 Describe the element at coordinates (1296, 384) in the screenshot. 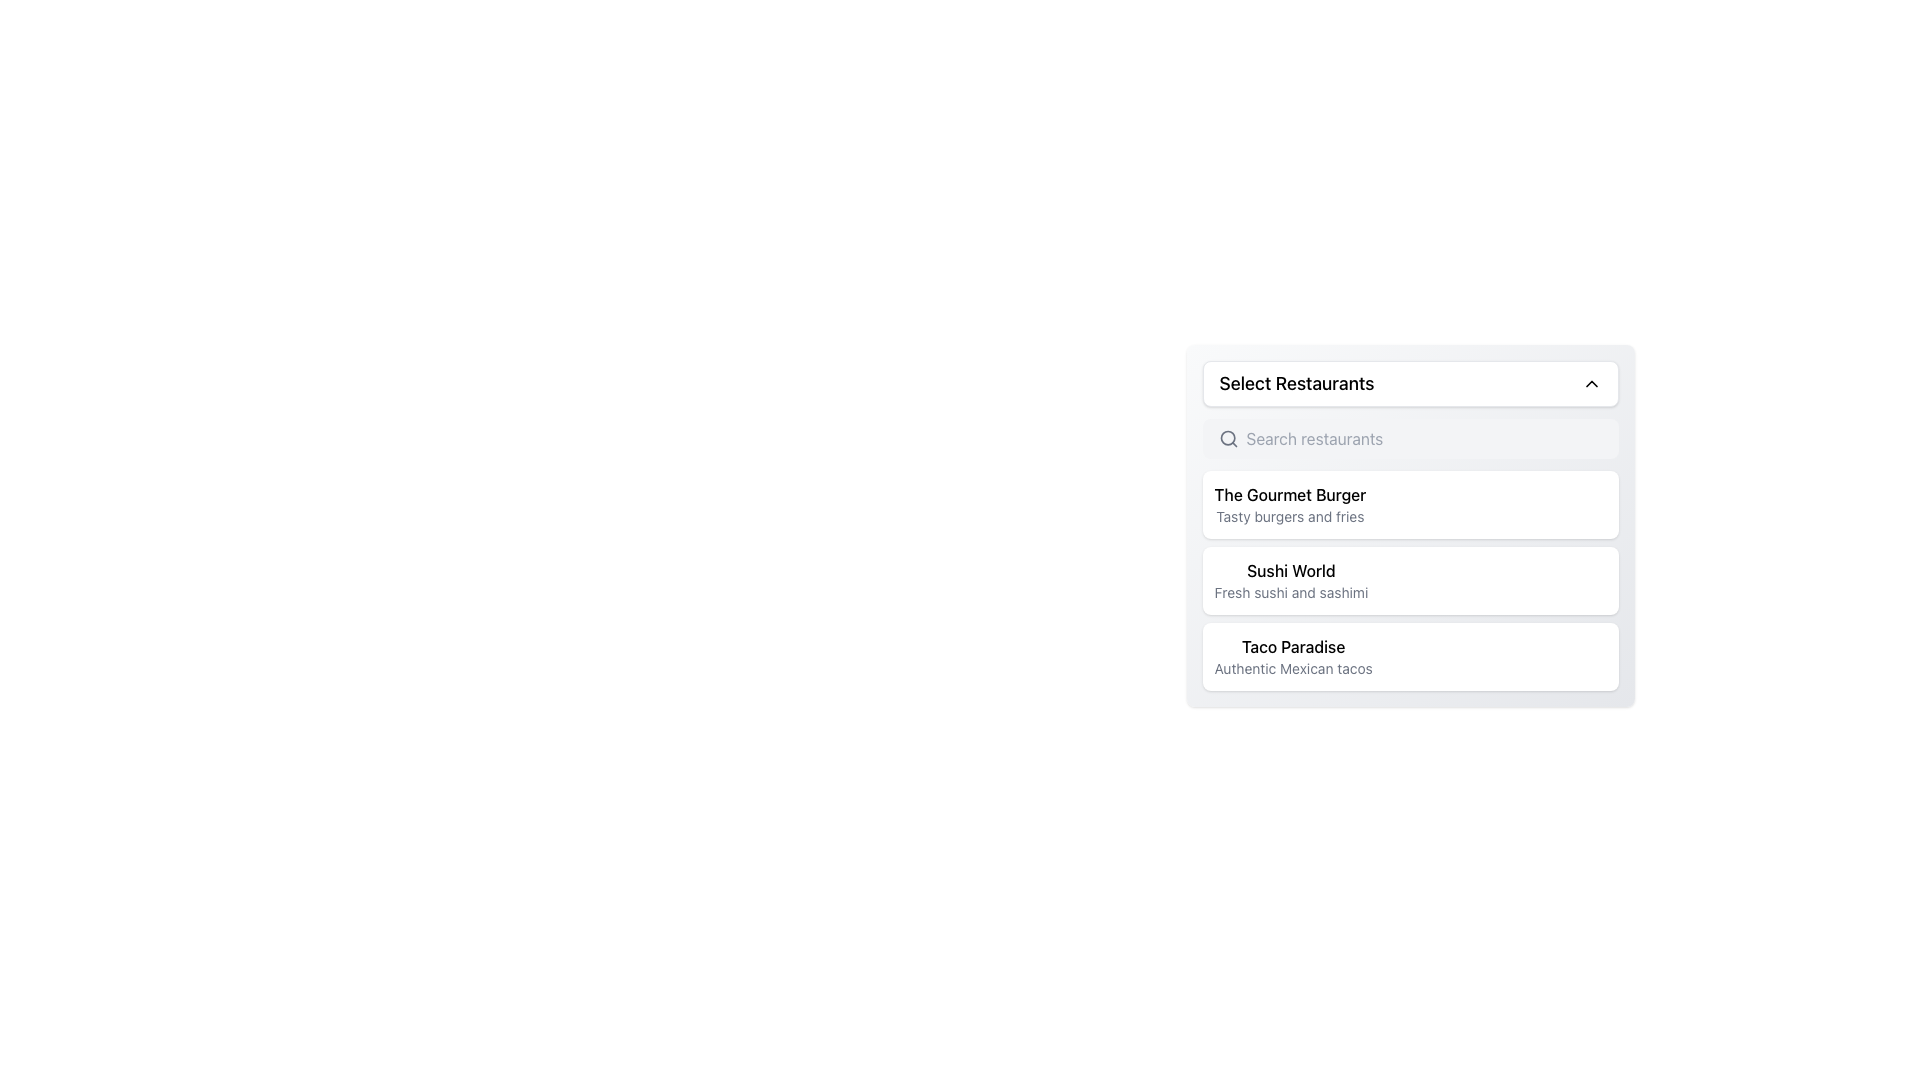

I see `the text label 'Select Restaurants' which is styled in bold and located at the top left section of a dropdown interface` at that location.